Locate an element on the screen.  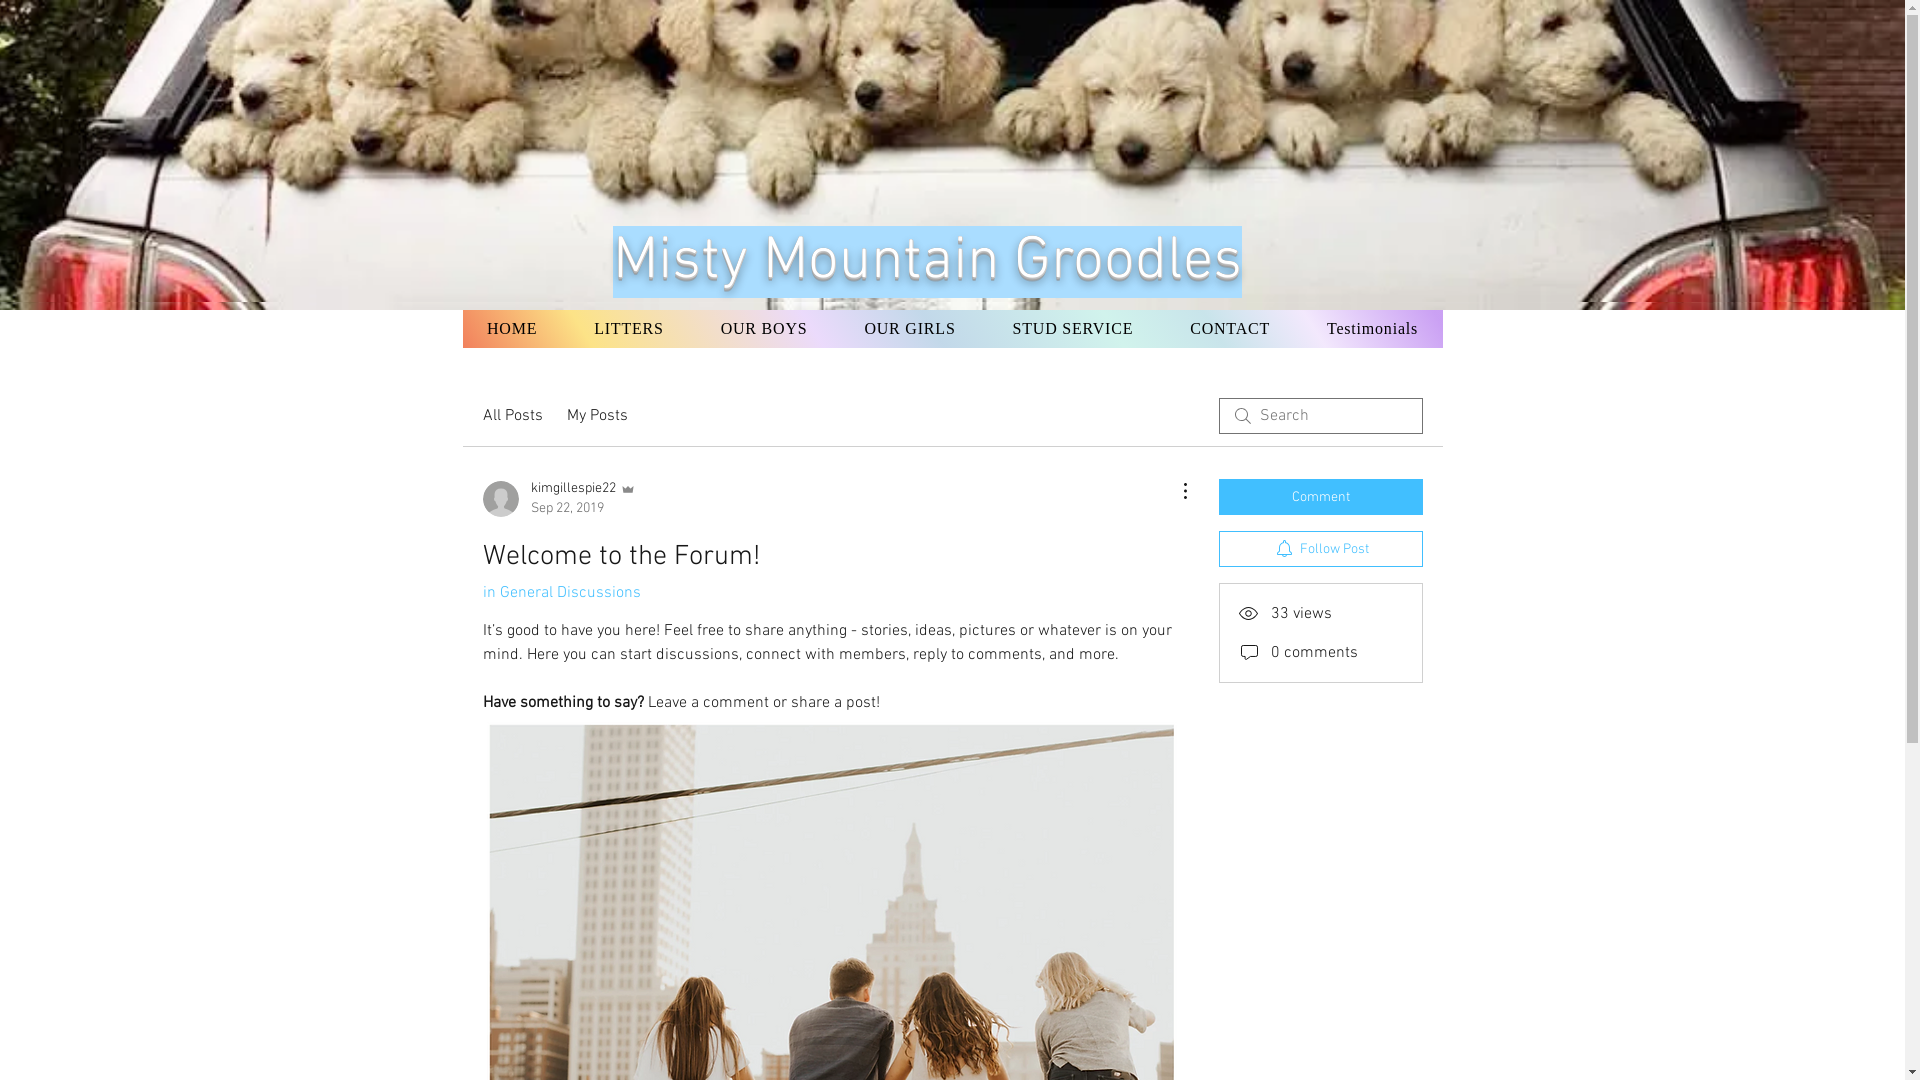
'Comment' is located at coordinates (1320, 496).